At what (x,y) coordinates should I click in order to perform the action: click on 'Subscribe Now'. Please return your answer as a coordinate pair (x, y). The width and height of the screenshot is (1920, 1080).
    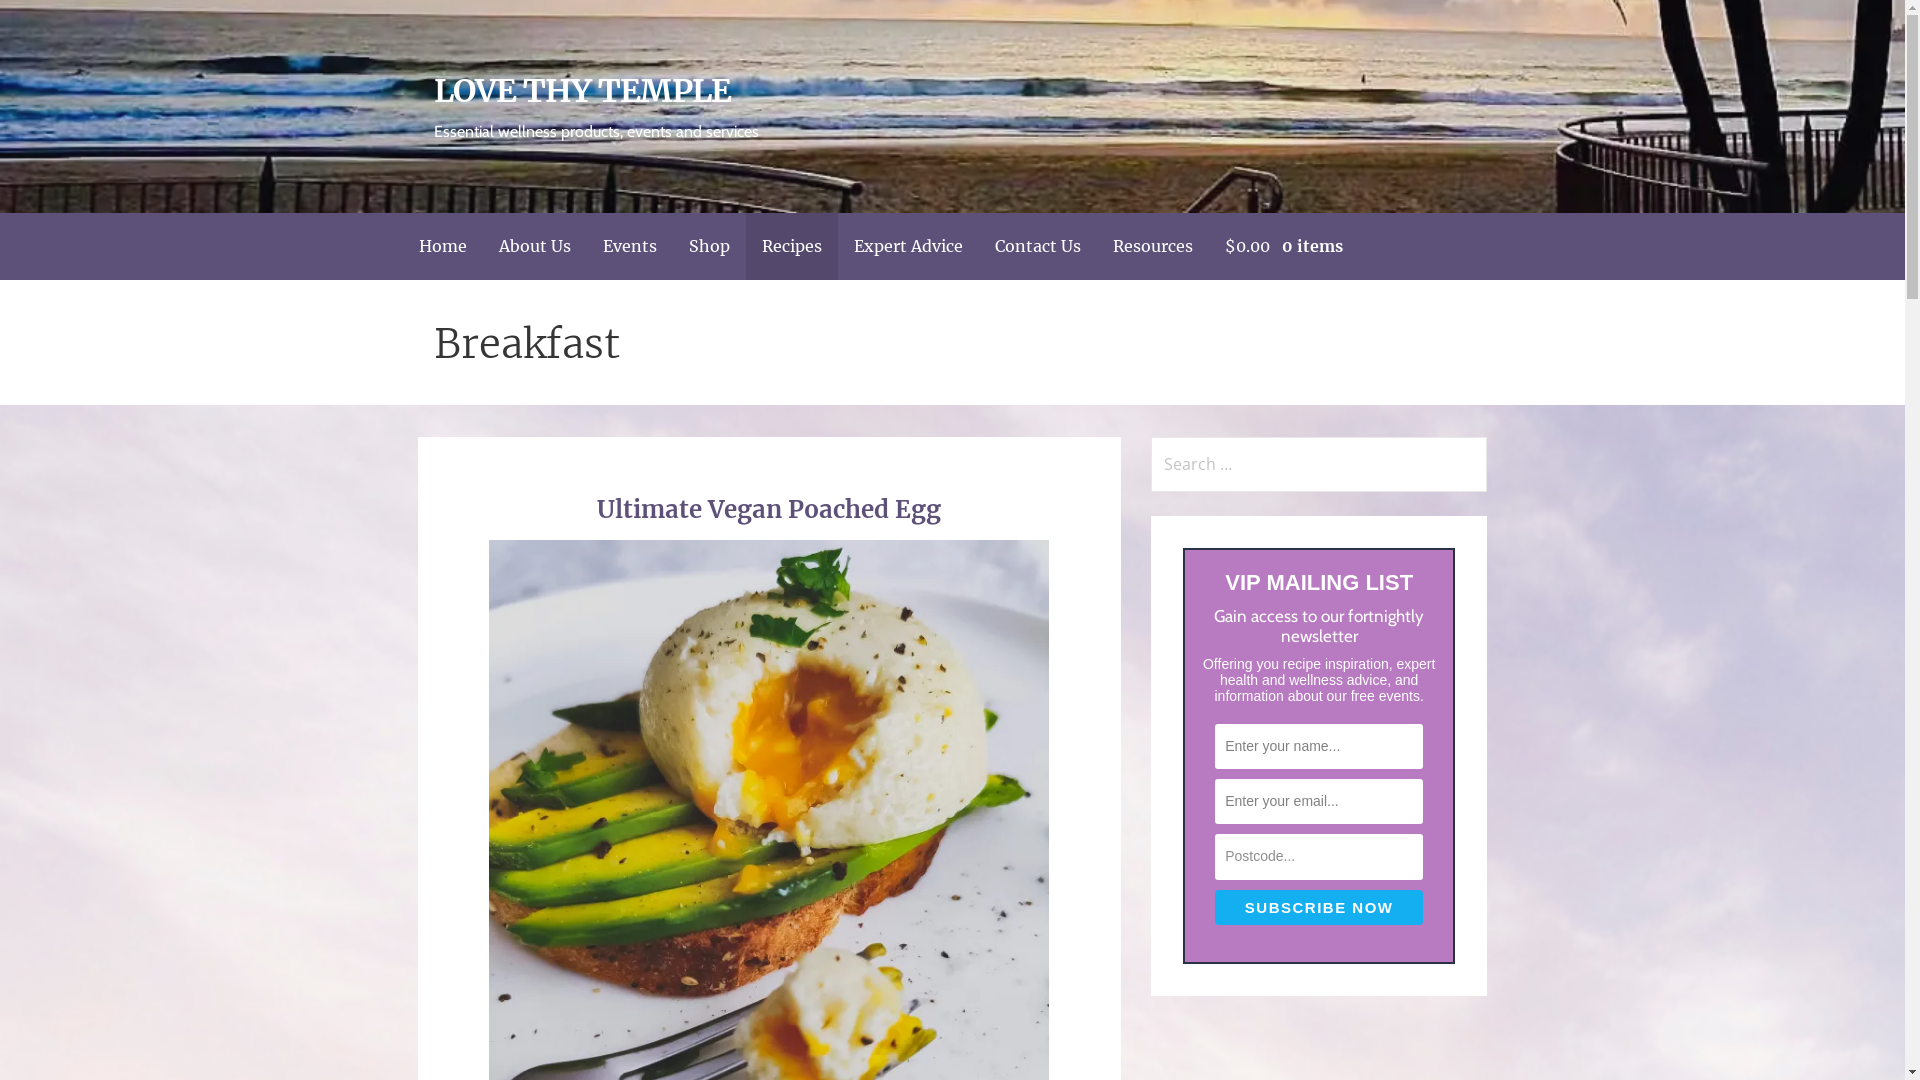
    Looking at the image, I should click on (1213, 907).